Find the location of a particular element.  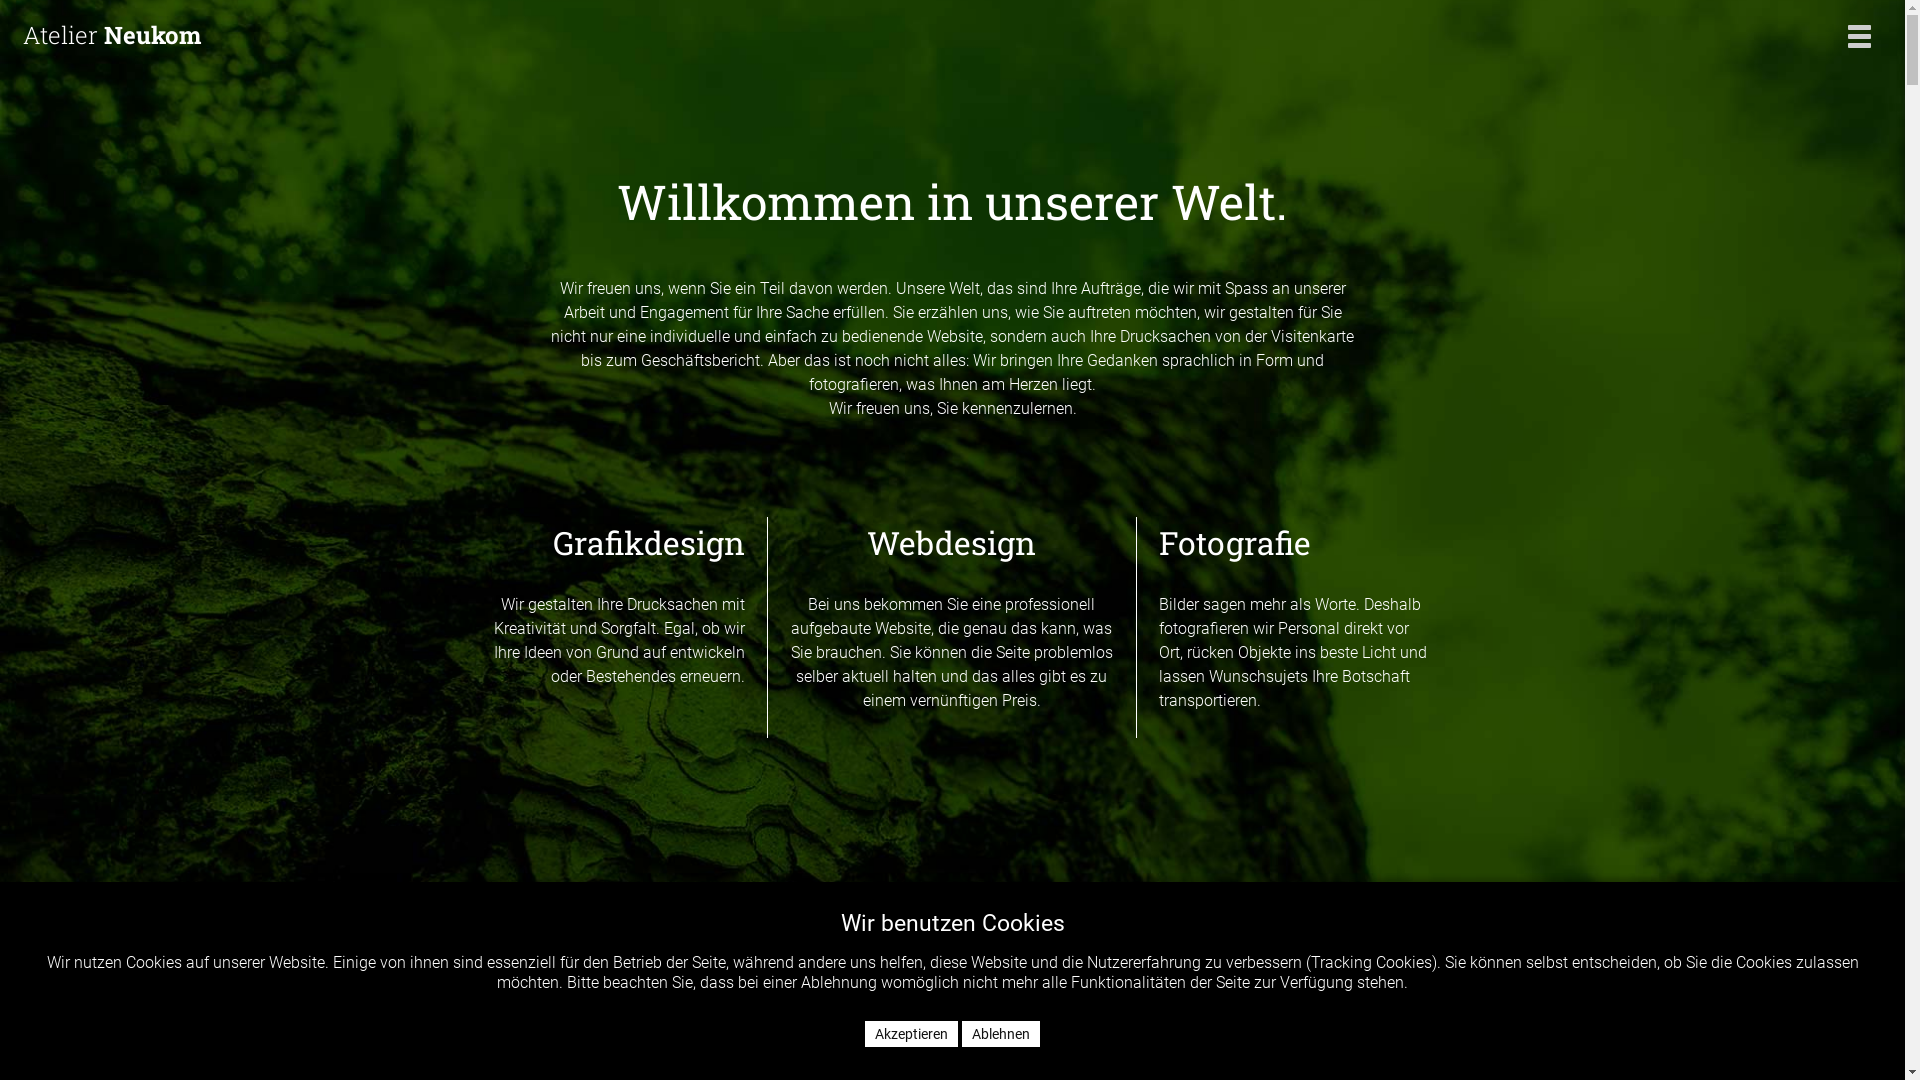

'Ablehnen' is located at coordinates (1001, 1033).